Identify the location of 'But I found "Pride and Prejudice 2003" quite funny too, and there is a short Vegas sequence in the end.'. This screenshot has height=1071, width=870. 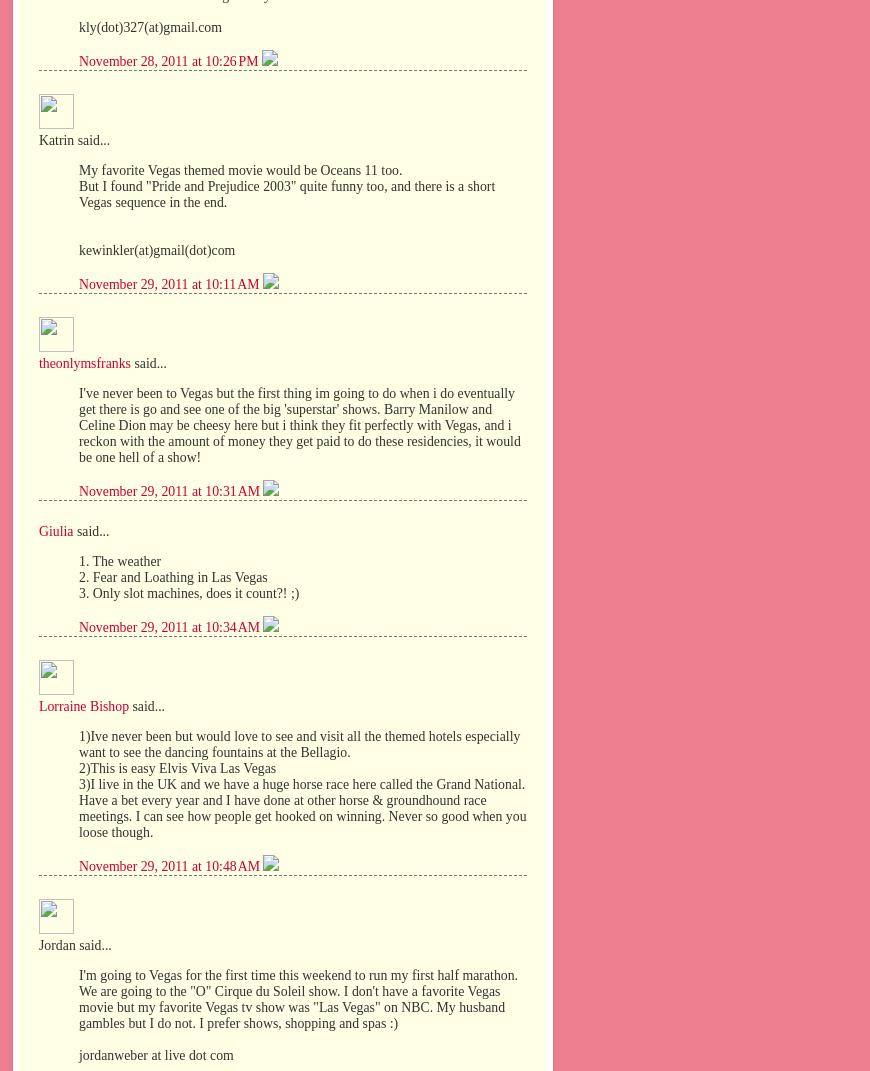
(287, 192).